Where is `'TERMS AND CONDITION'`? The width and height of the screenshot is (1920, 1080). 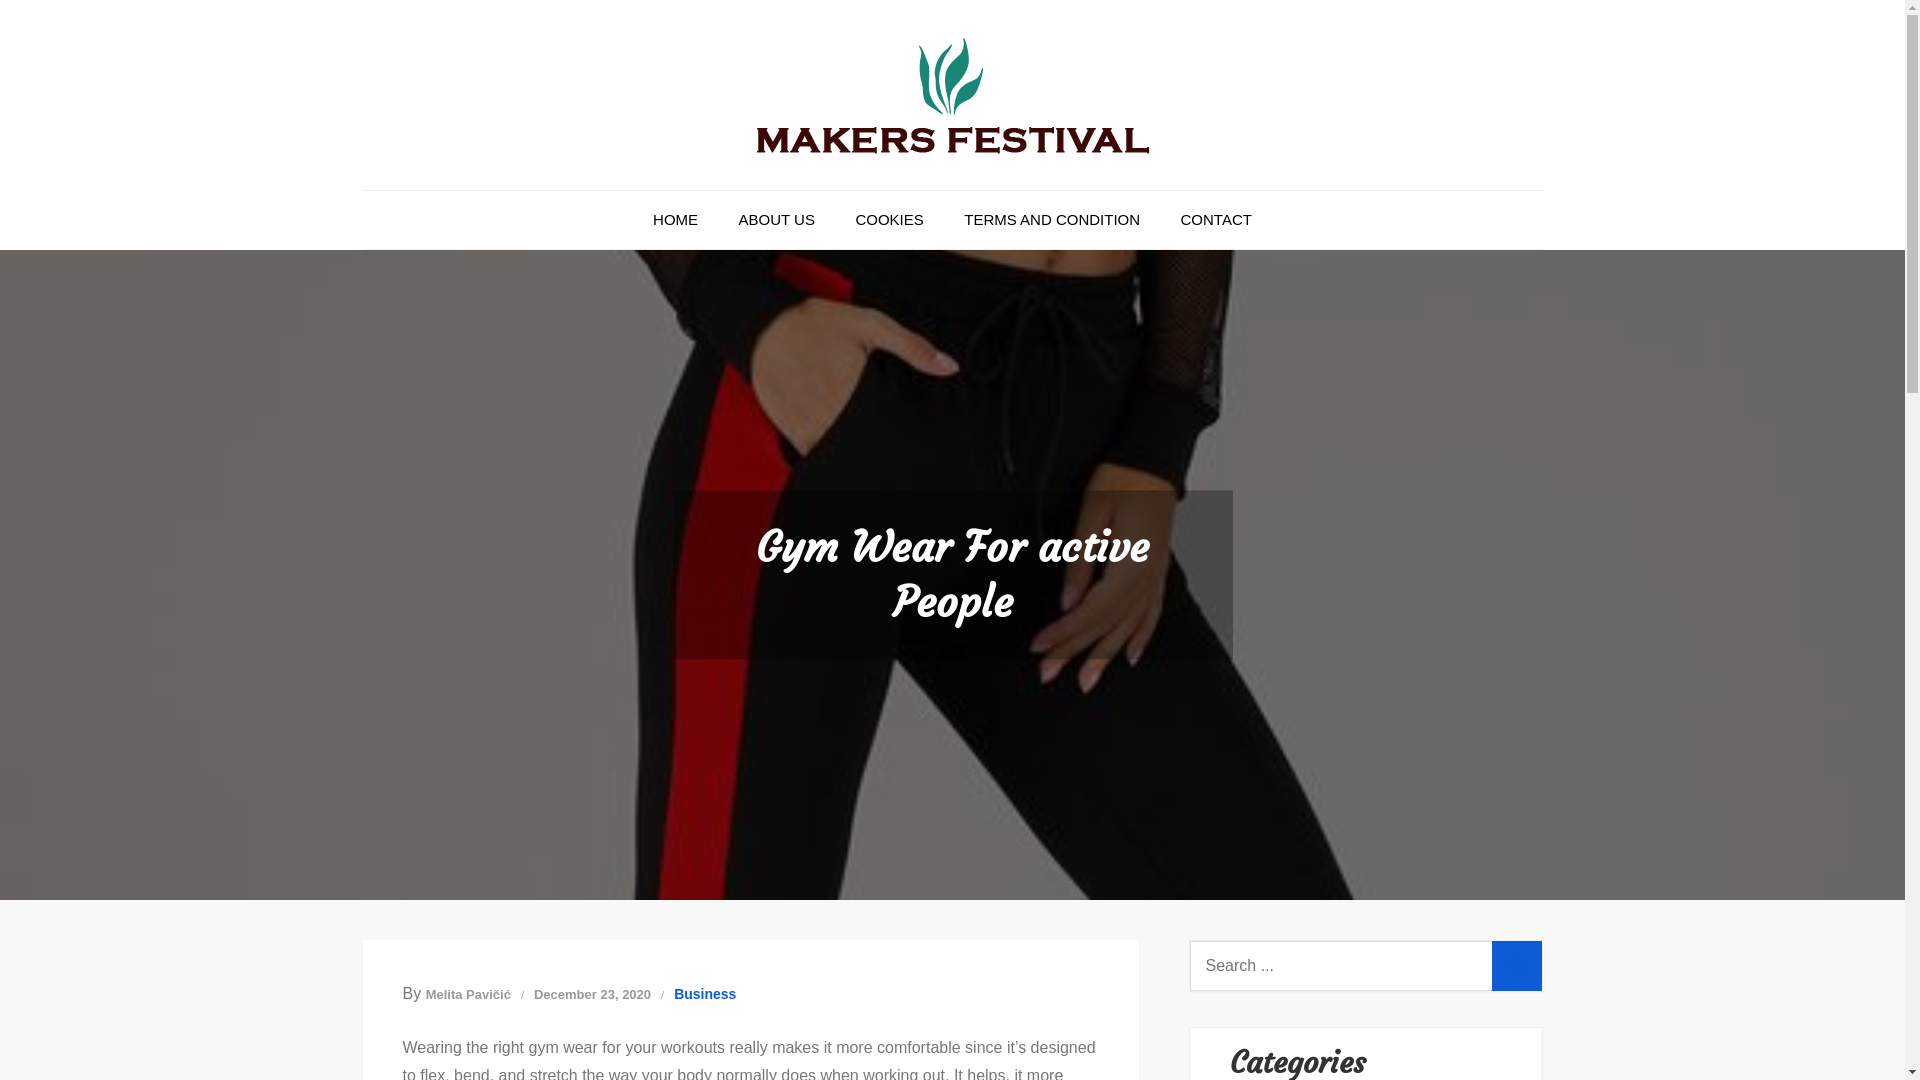
'TERMS AND CONDITION' is located at coordinates (944, 219).